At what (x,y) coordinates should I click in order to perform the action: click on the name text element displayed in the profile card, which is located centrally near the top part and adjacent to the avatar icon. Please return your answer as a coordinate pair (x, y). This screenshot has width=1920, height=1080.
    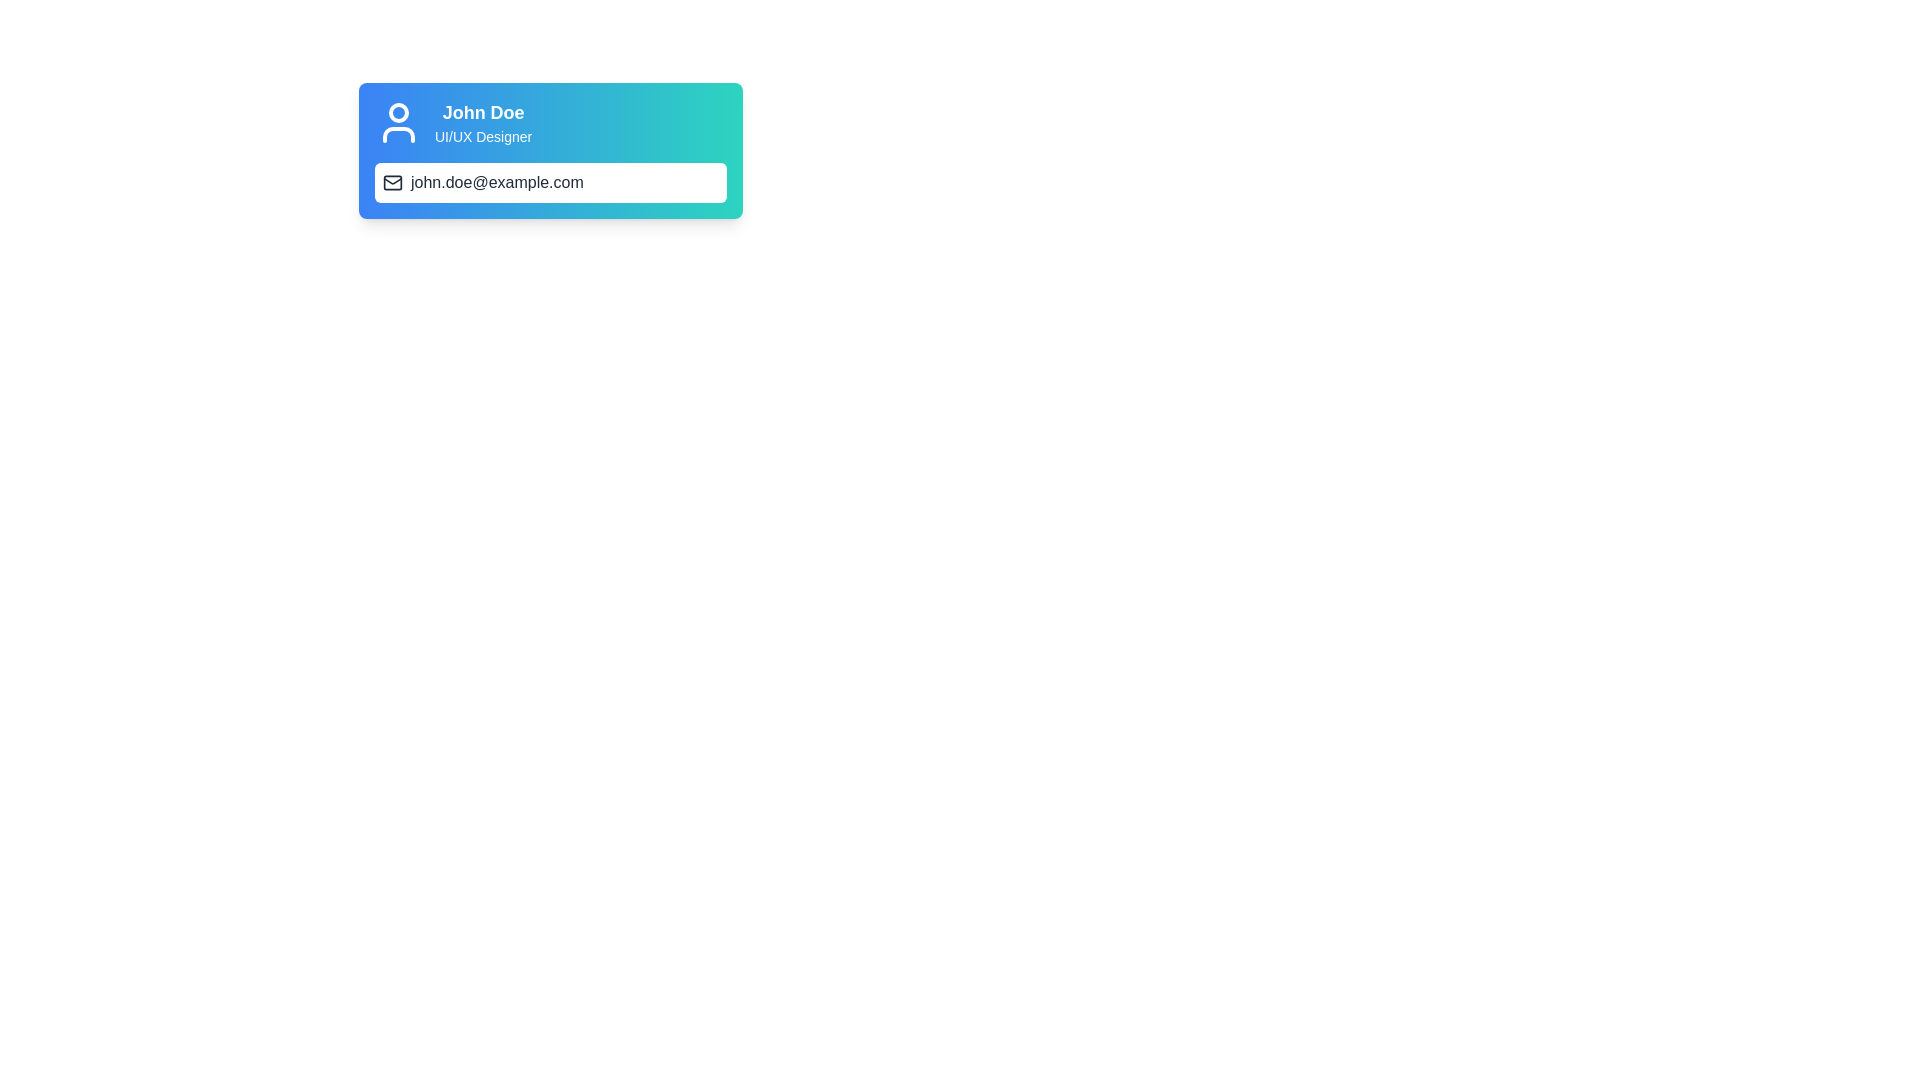
    Looking at the image, I should click on (483, 112).